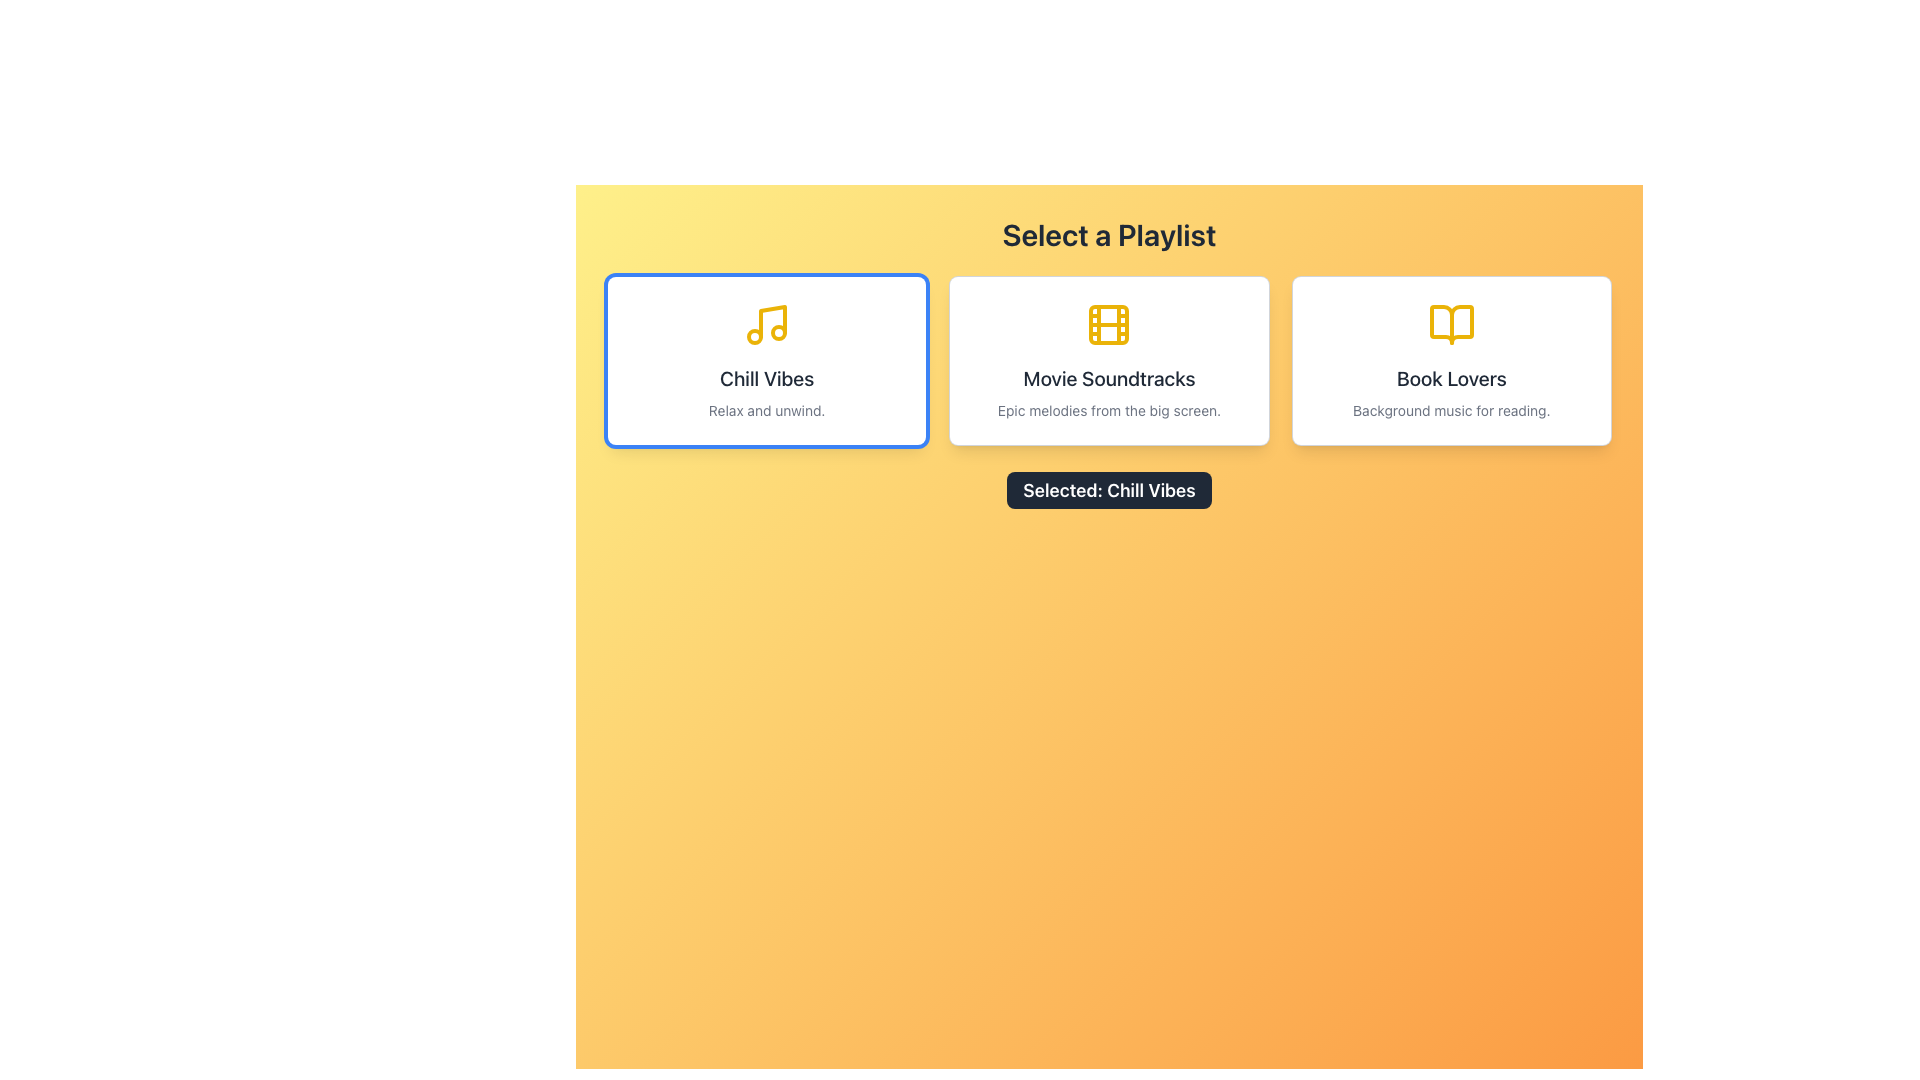 The image size is (1920, 1080). Describe the element at coordinates (1451, 378) in the screenshot. I see `the text label that displays 'Book Lovers' located in the third card of a horizontal card list, positioned below the book icon and above the descriptive text` at that location.